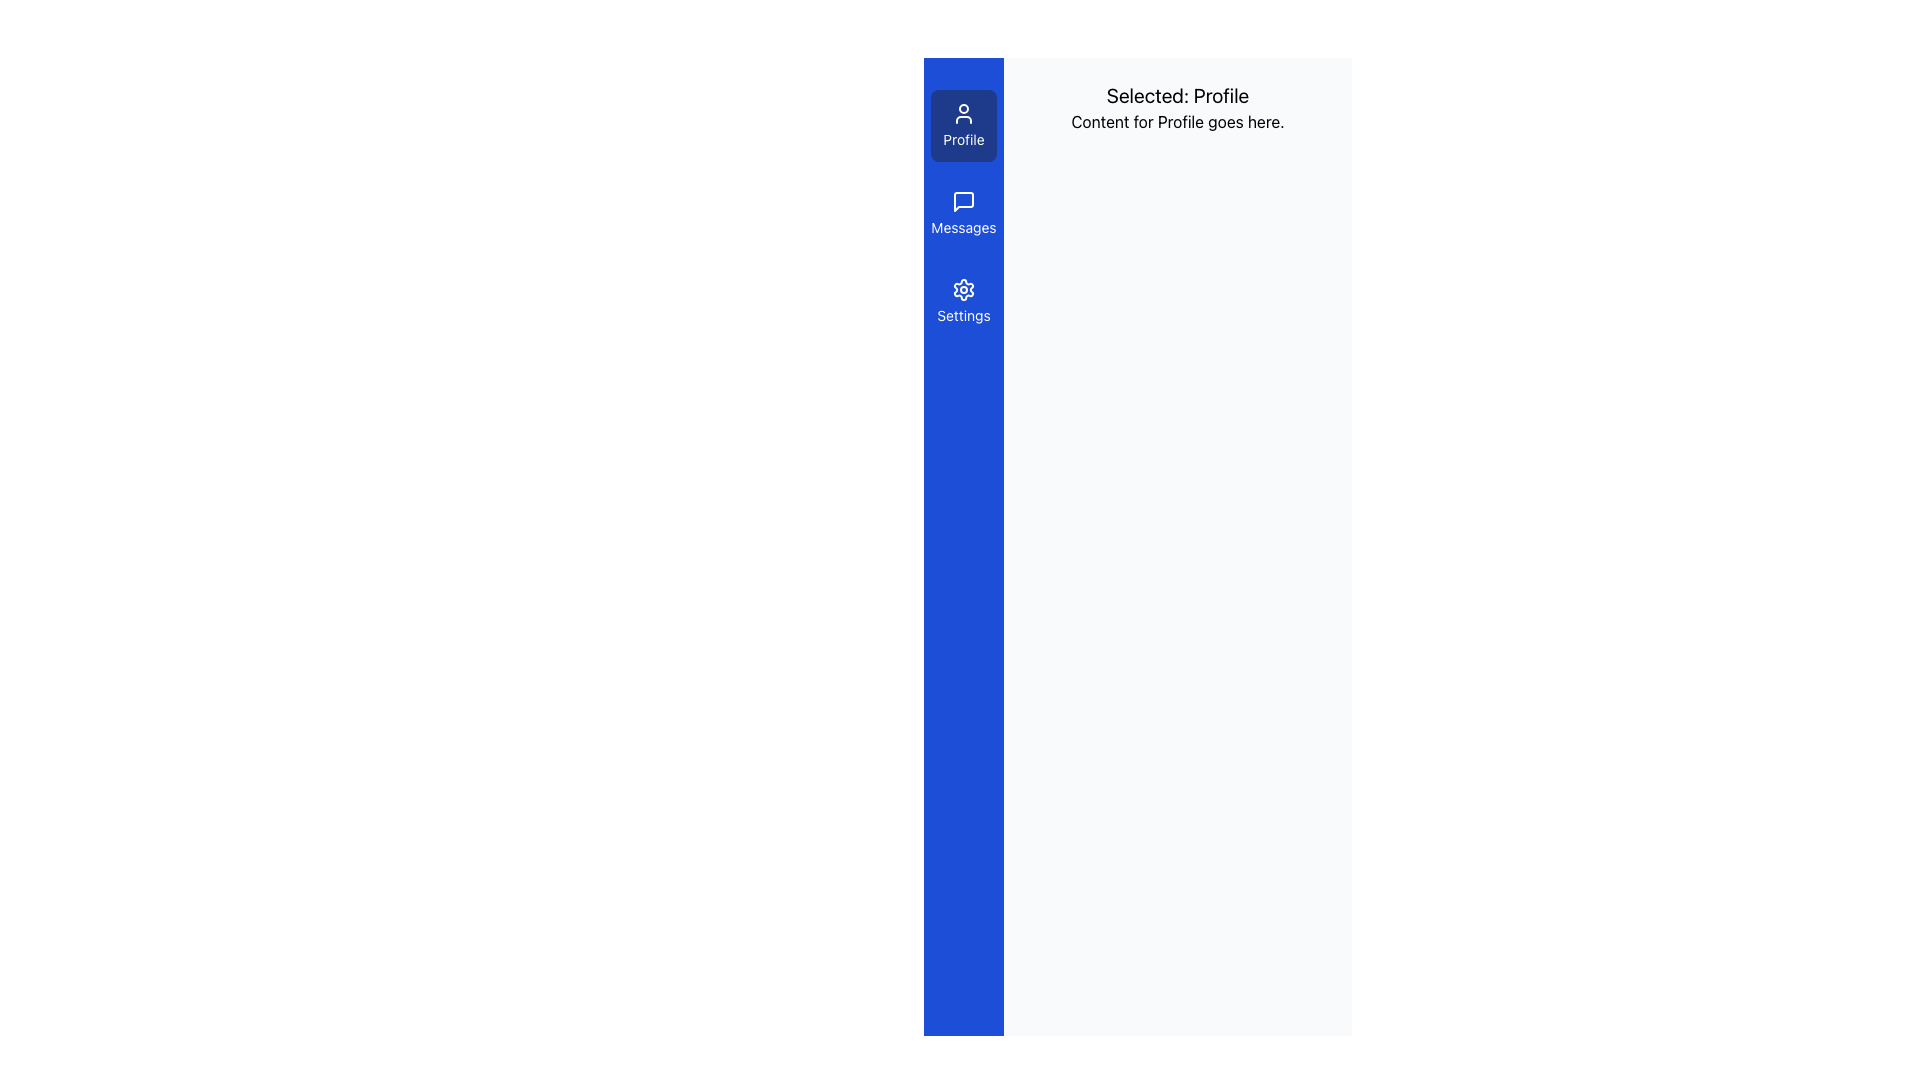  Describe the element at coordinates (964, 213) in the screenshot. I see `the 'Messages' button, which features a white speech bubble icon and is located in the sidebar menu below the 'Profile' option` at that location.